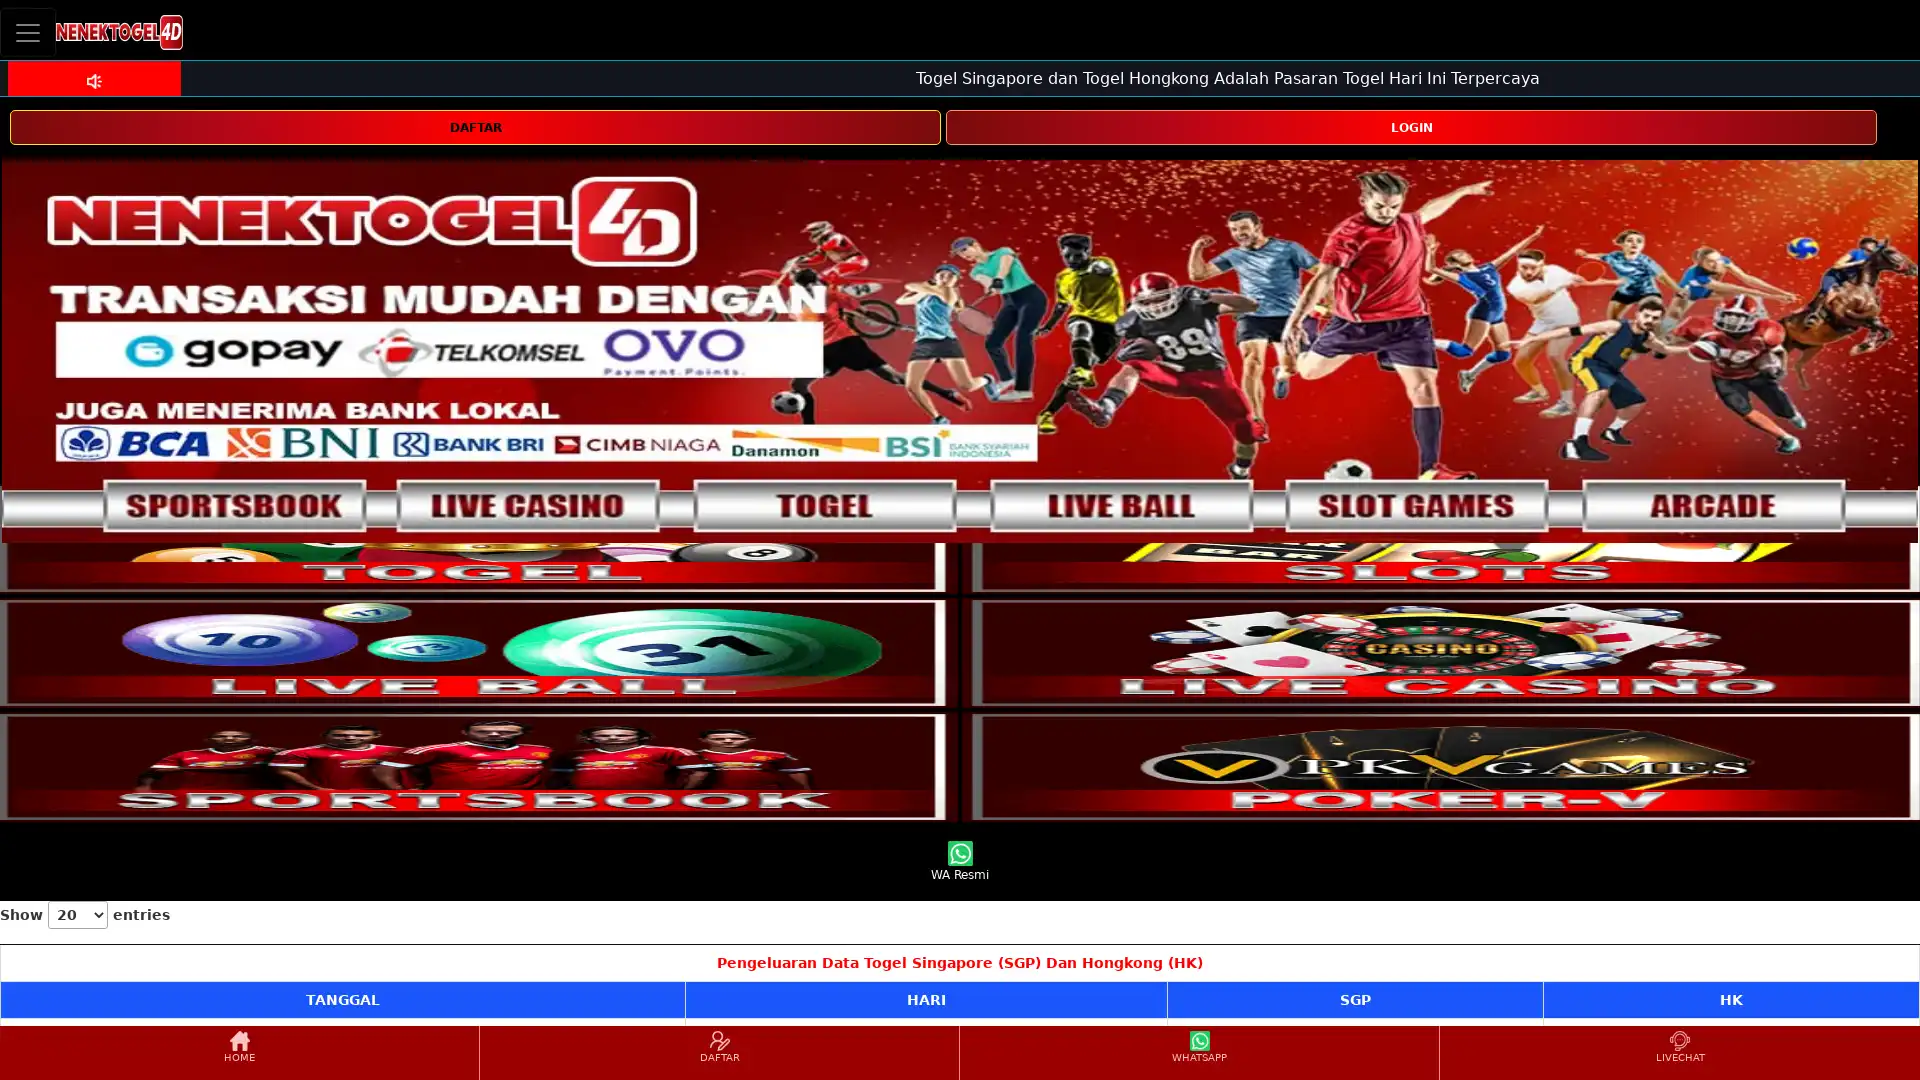 Image resolution: width=1920 pixels, height=1080 pixels. What do you see at coordinates (474, 127) in the screenshot?
I see `DAFTAR` at bounding box center [474, 127].